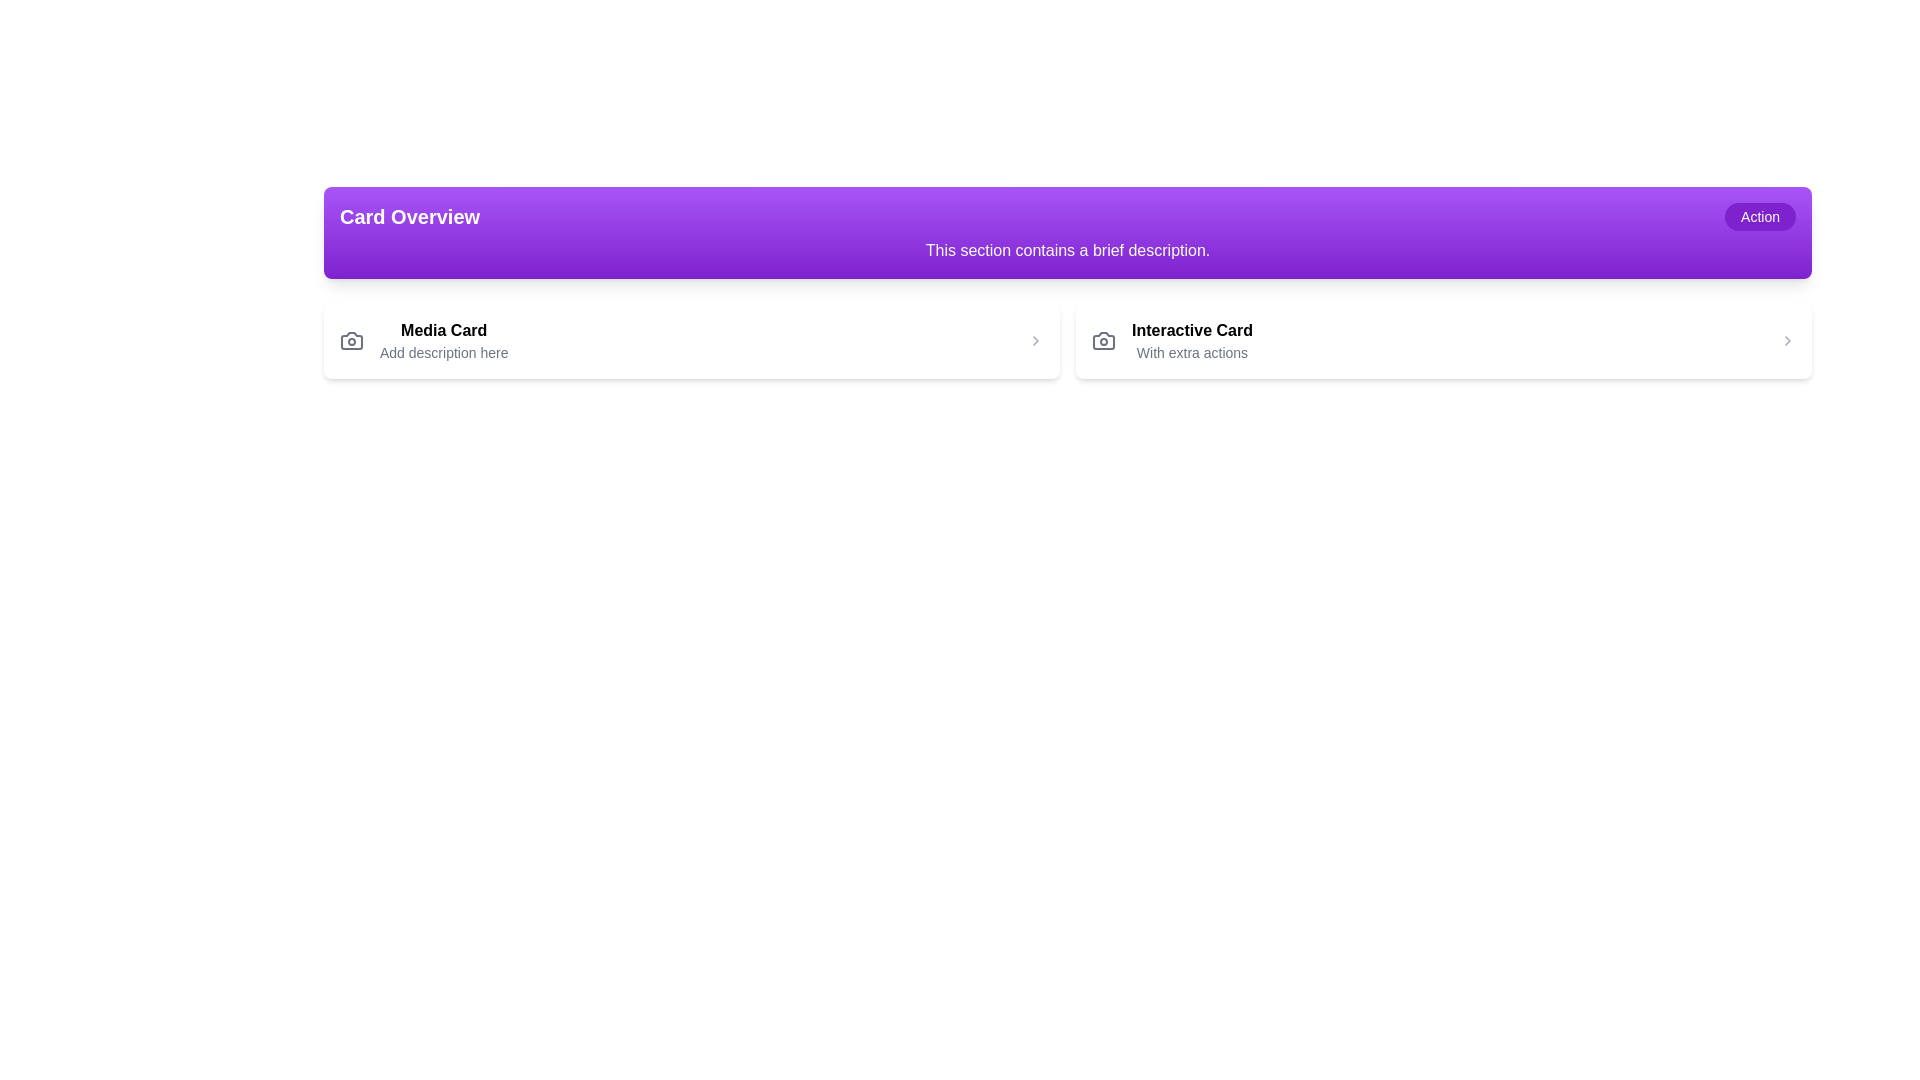 The width and height of the screenshot is (1920, 1080). Describe the element at coordinates (443, 330) in the screenshot. I see `the text label that says 'Media Card', which is styled in bold and located above the subtext 'Add description here'` at that location.